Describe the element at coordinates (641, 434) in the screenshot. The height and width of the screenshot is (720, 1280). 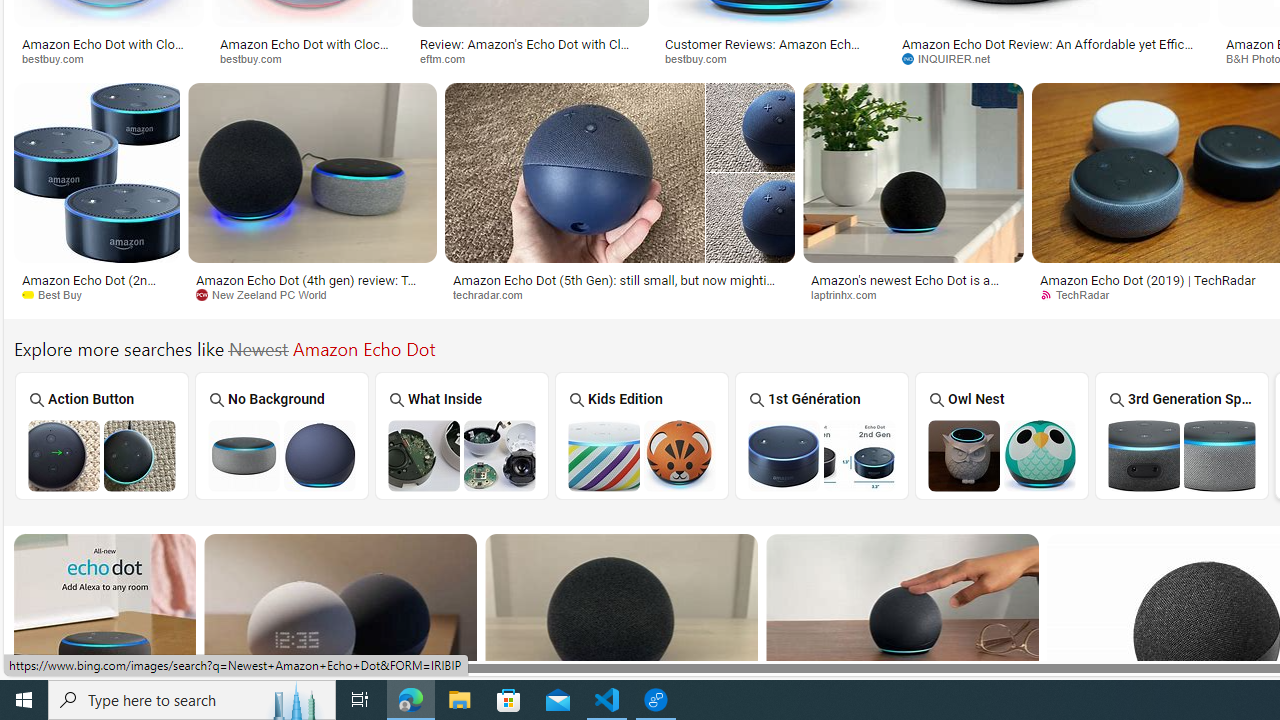
I see `'Amazon Echo Dot Kids Edition Kids Edition'` at that location.